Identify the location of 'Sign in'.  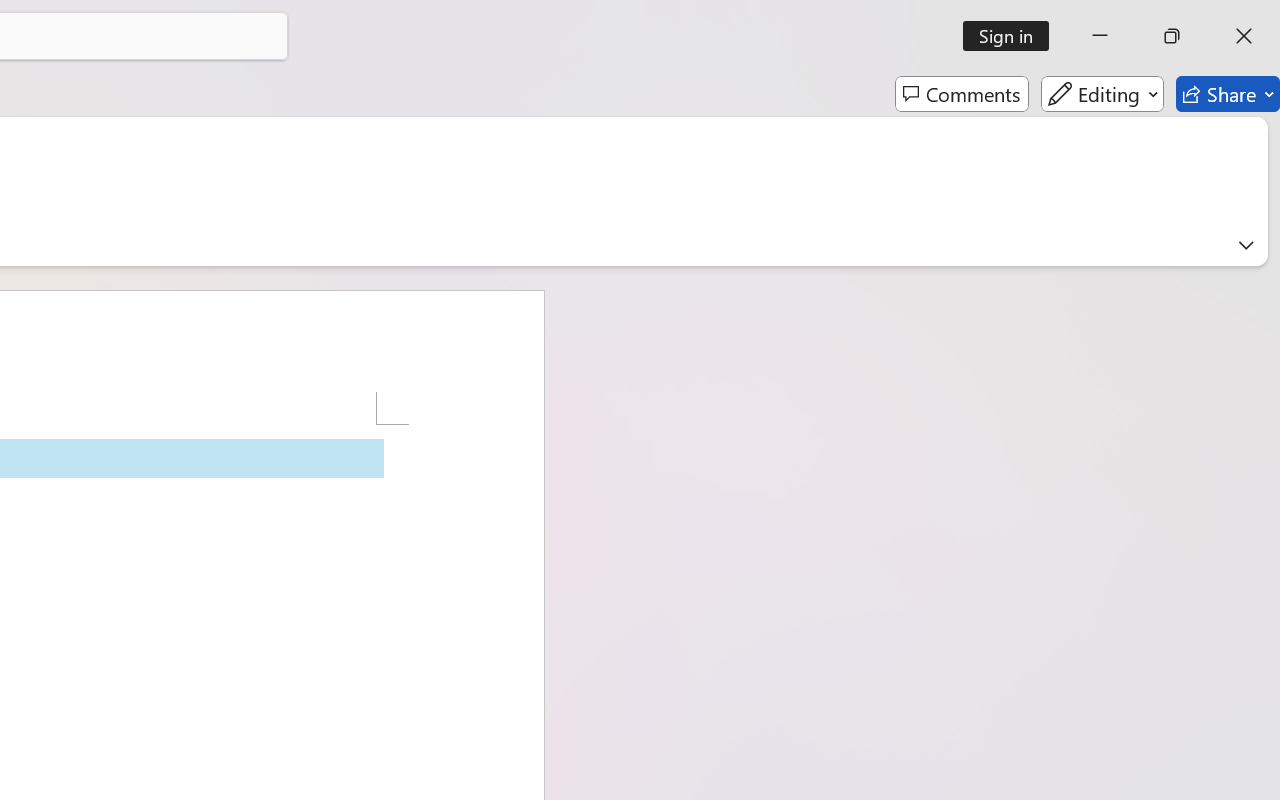
(1013, 35).